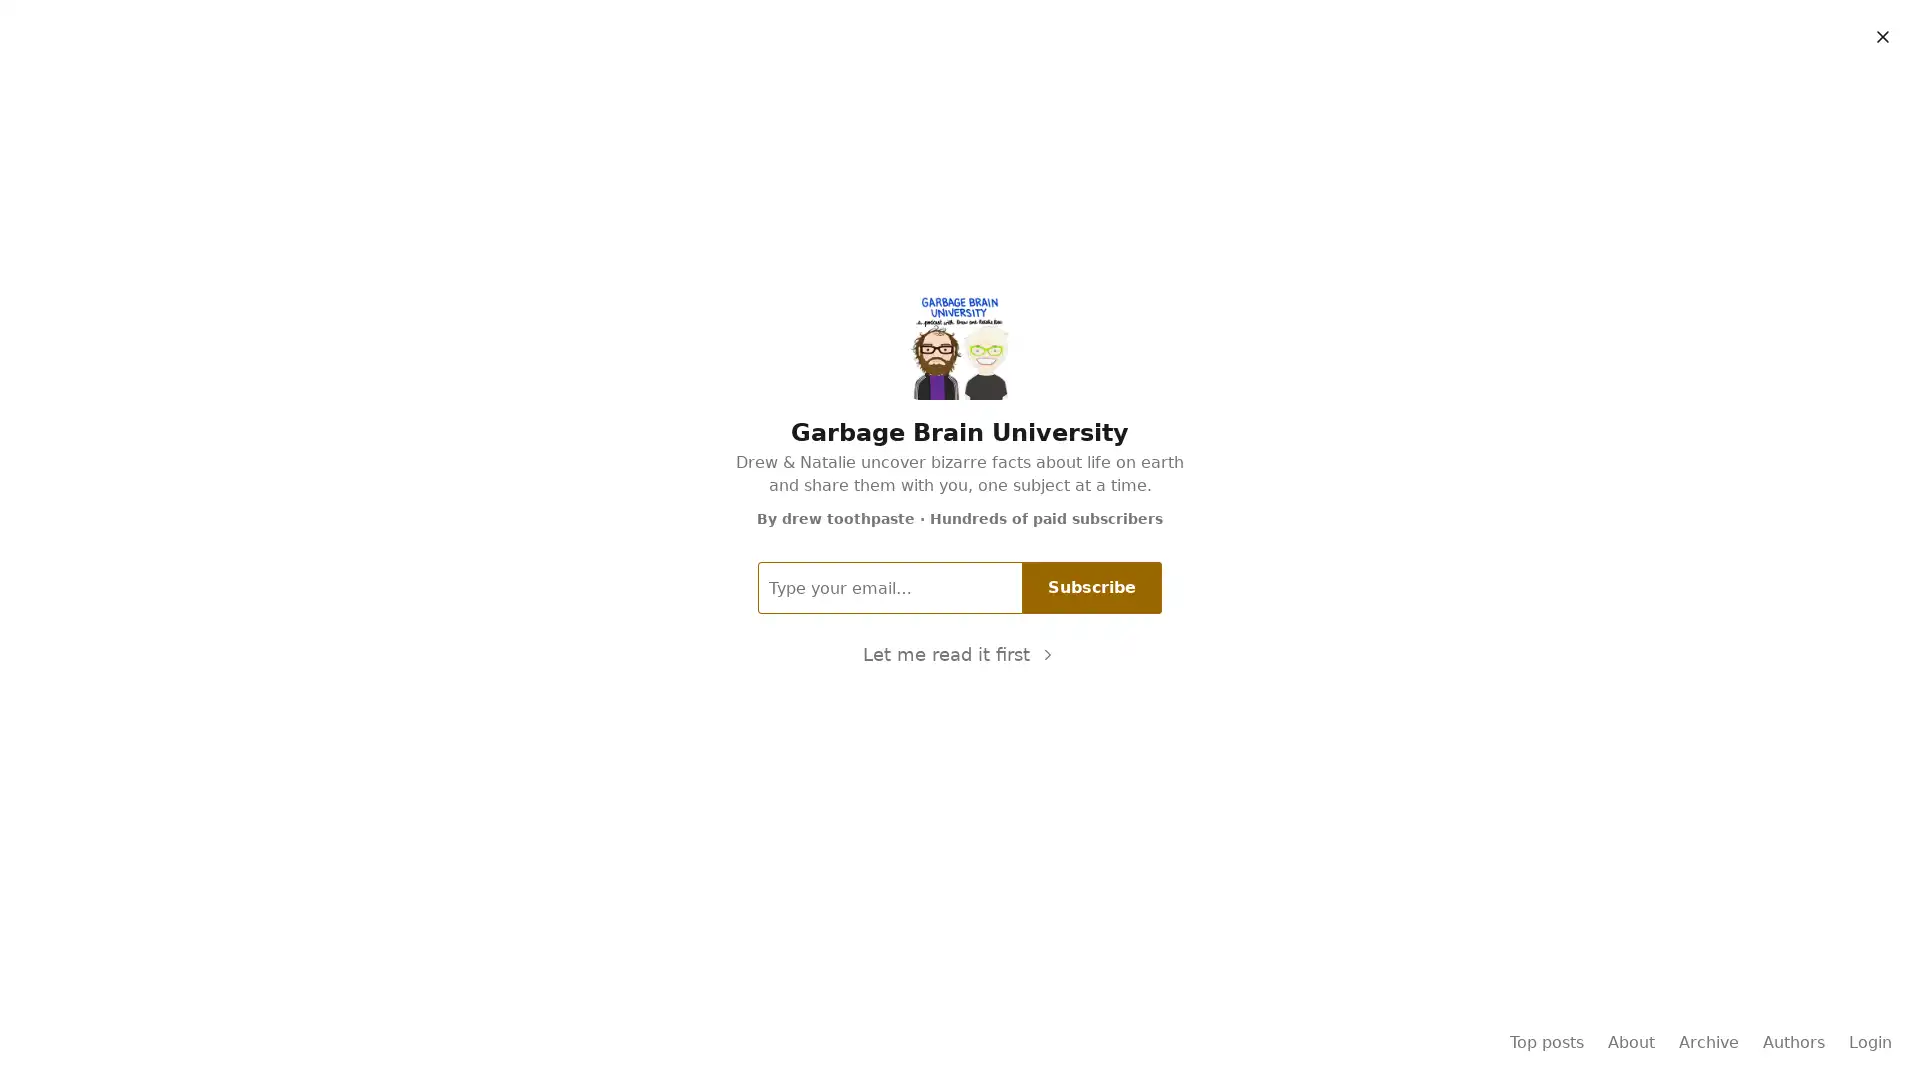 Image resolution: width=1920 pixels, height=1080 pixels. I want to click on 11, so click(1233, 307).